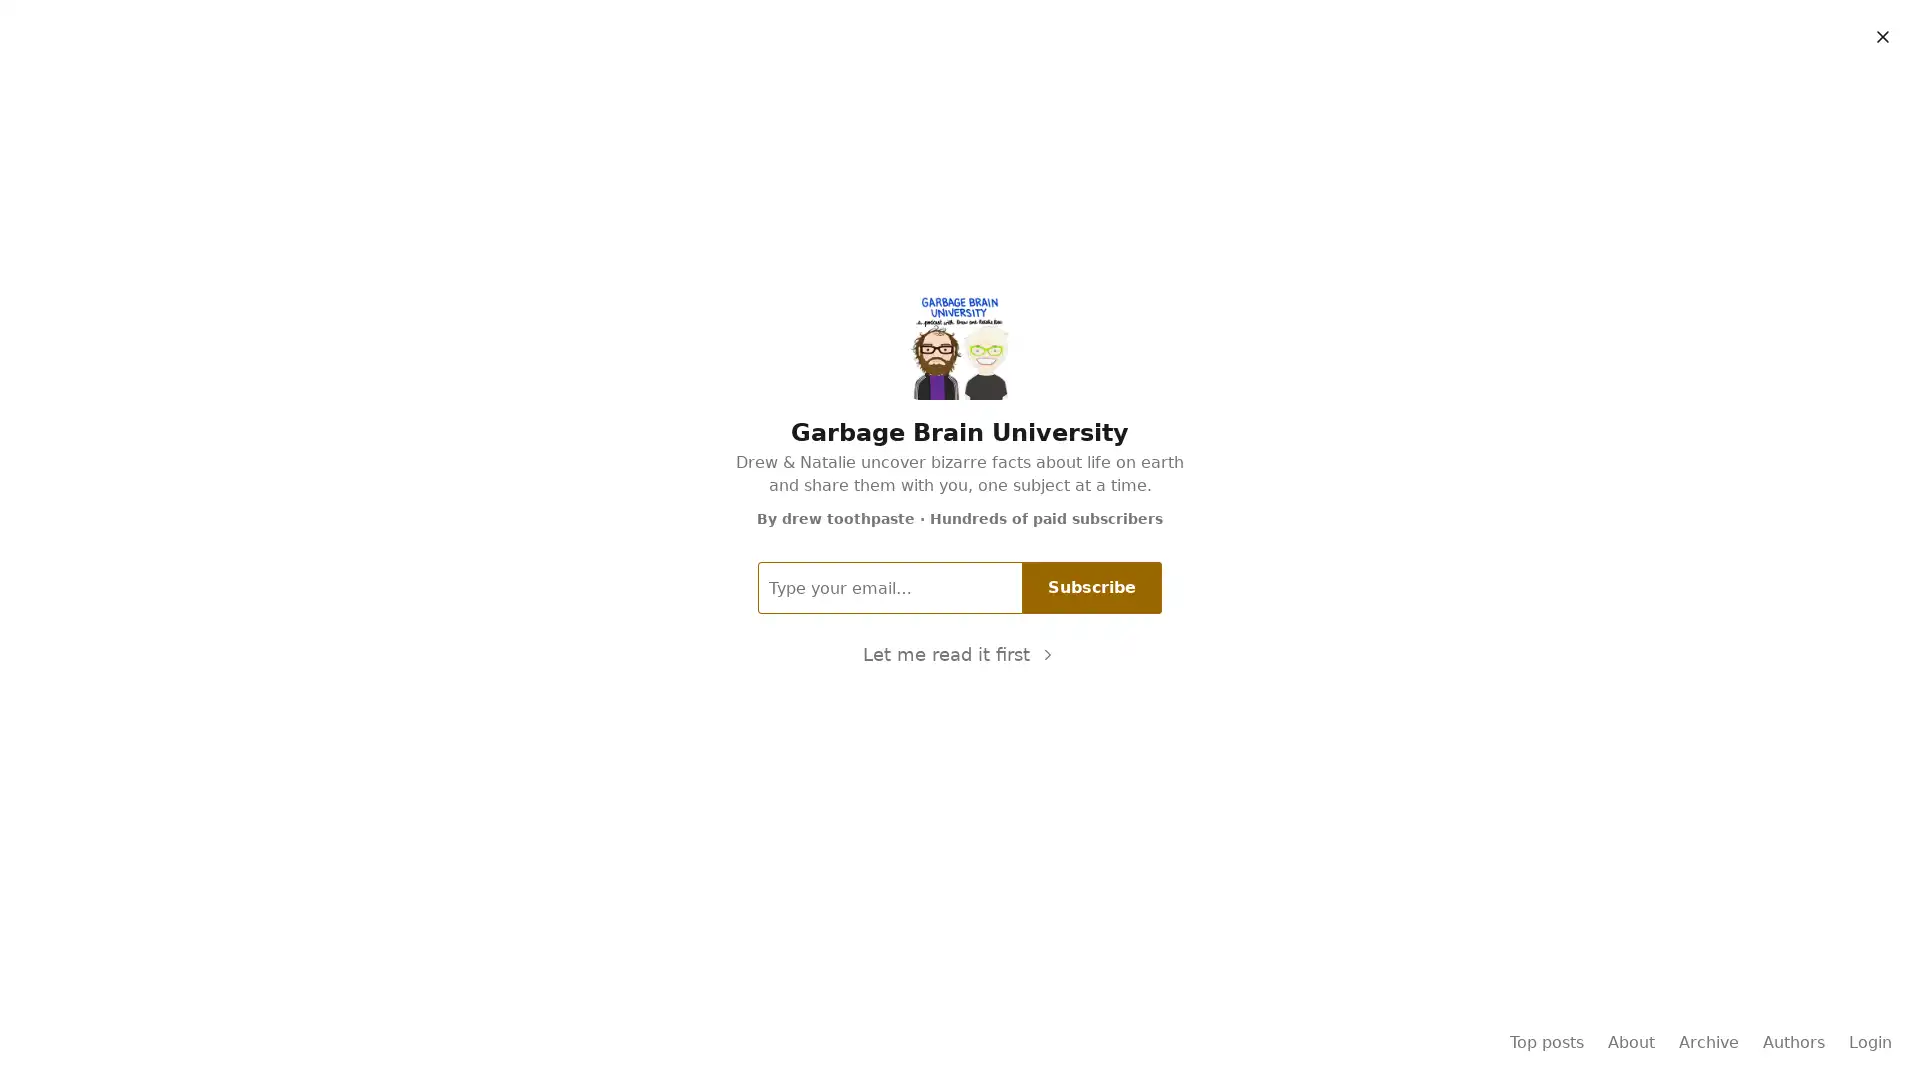 Image resolution: width=1920 pixels, height=1080 pixels. I want to click on 11, so click(1233, 307).